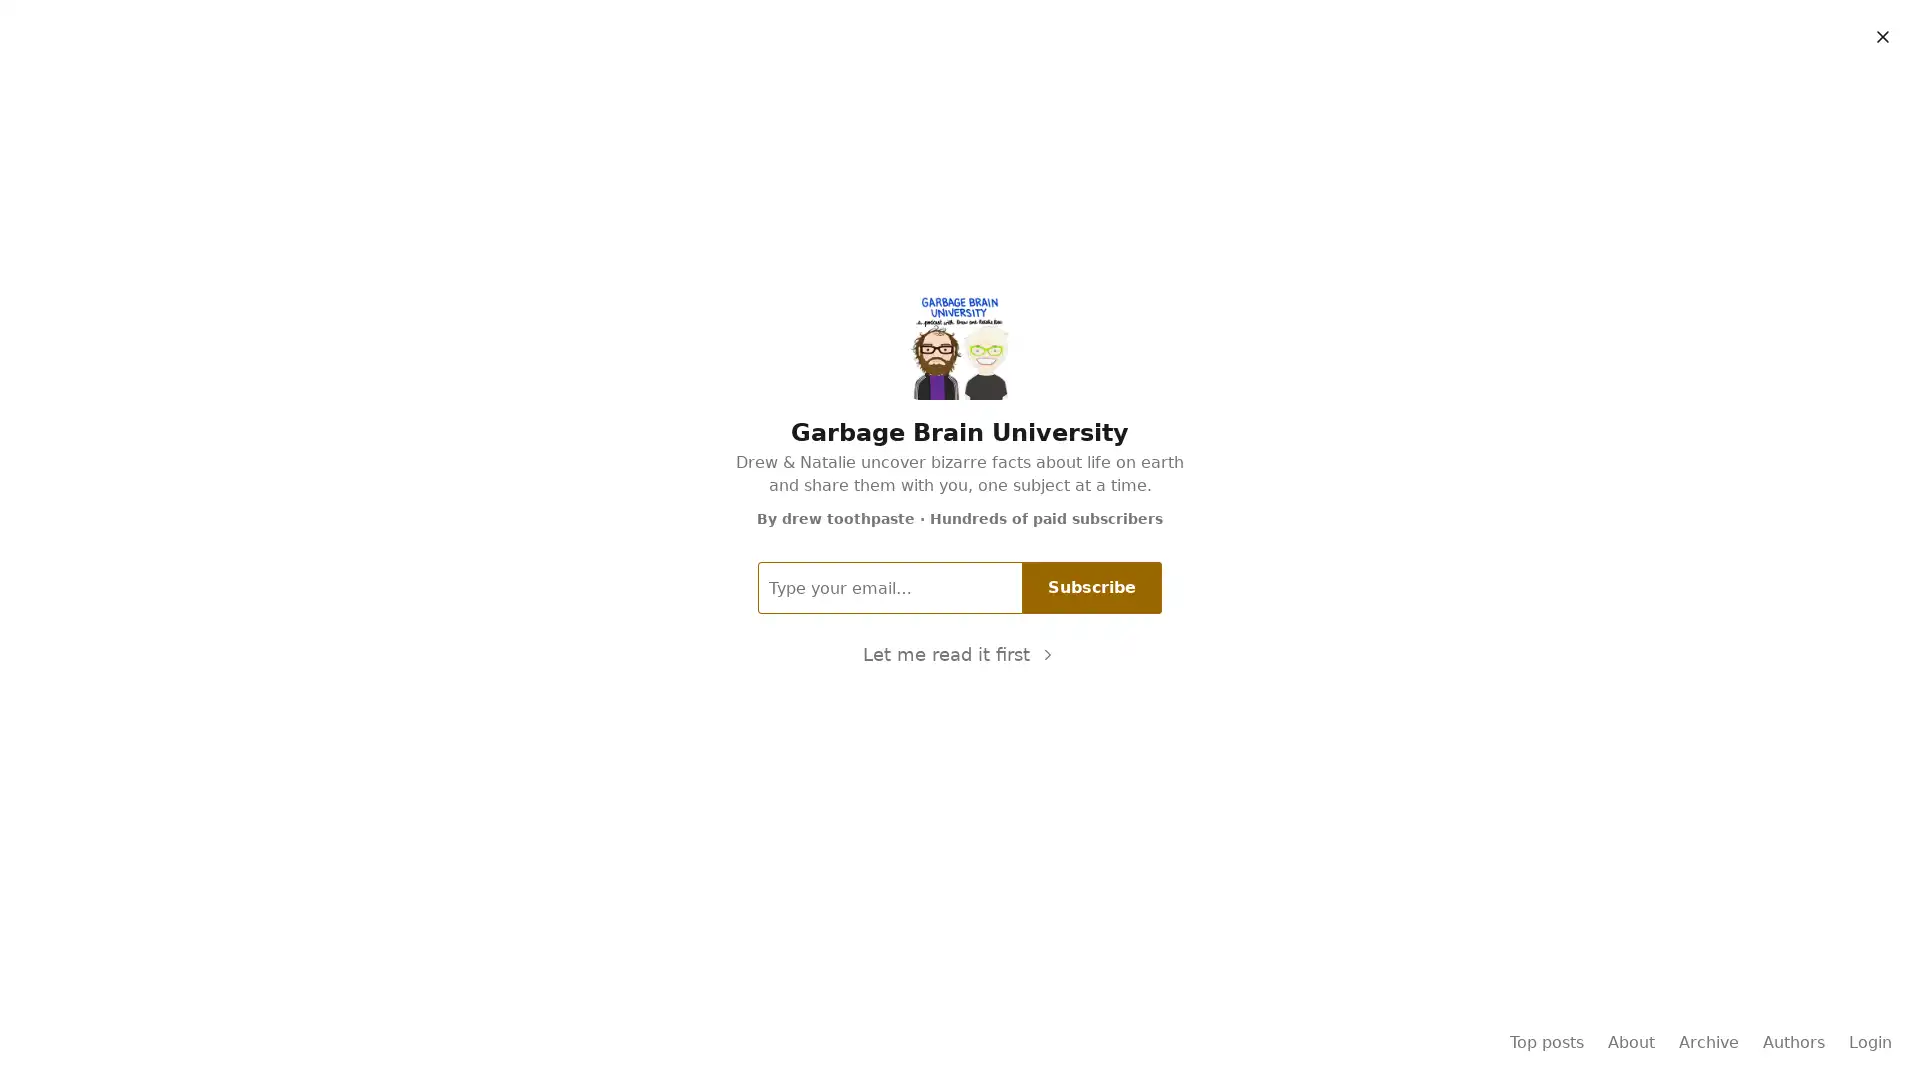 Image resolution: width=1920 pixels, height=1080 pixels. I want to click on 11, so click(1233, 307).